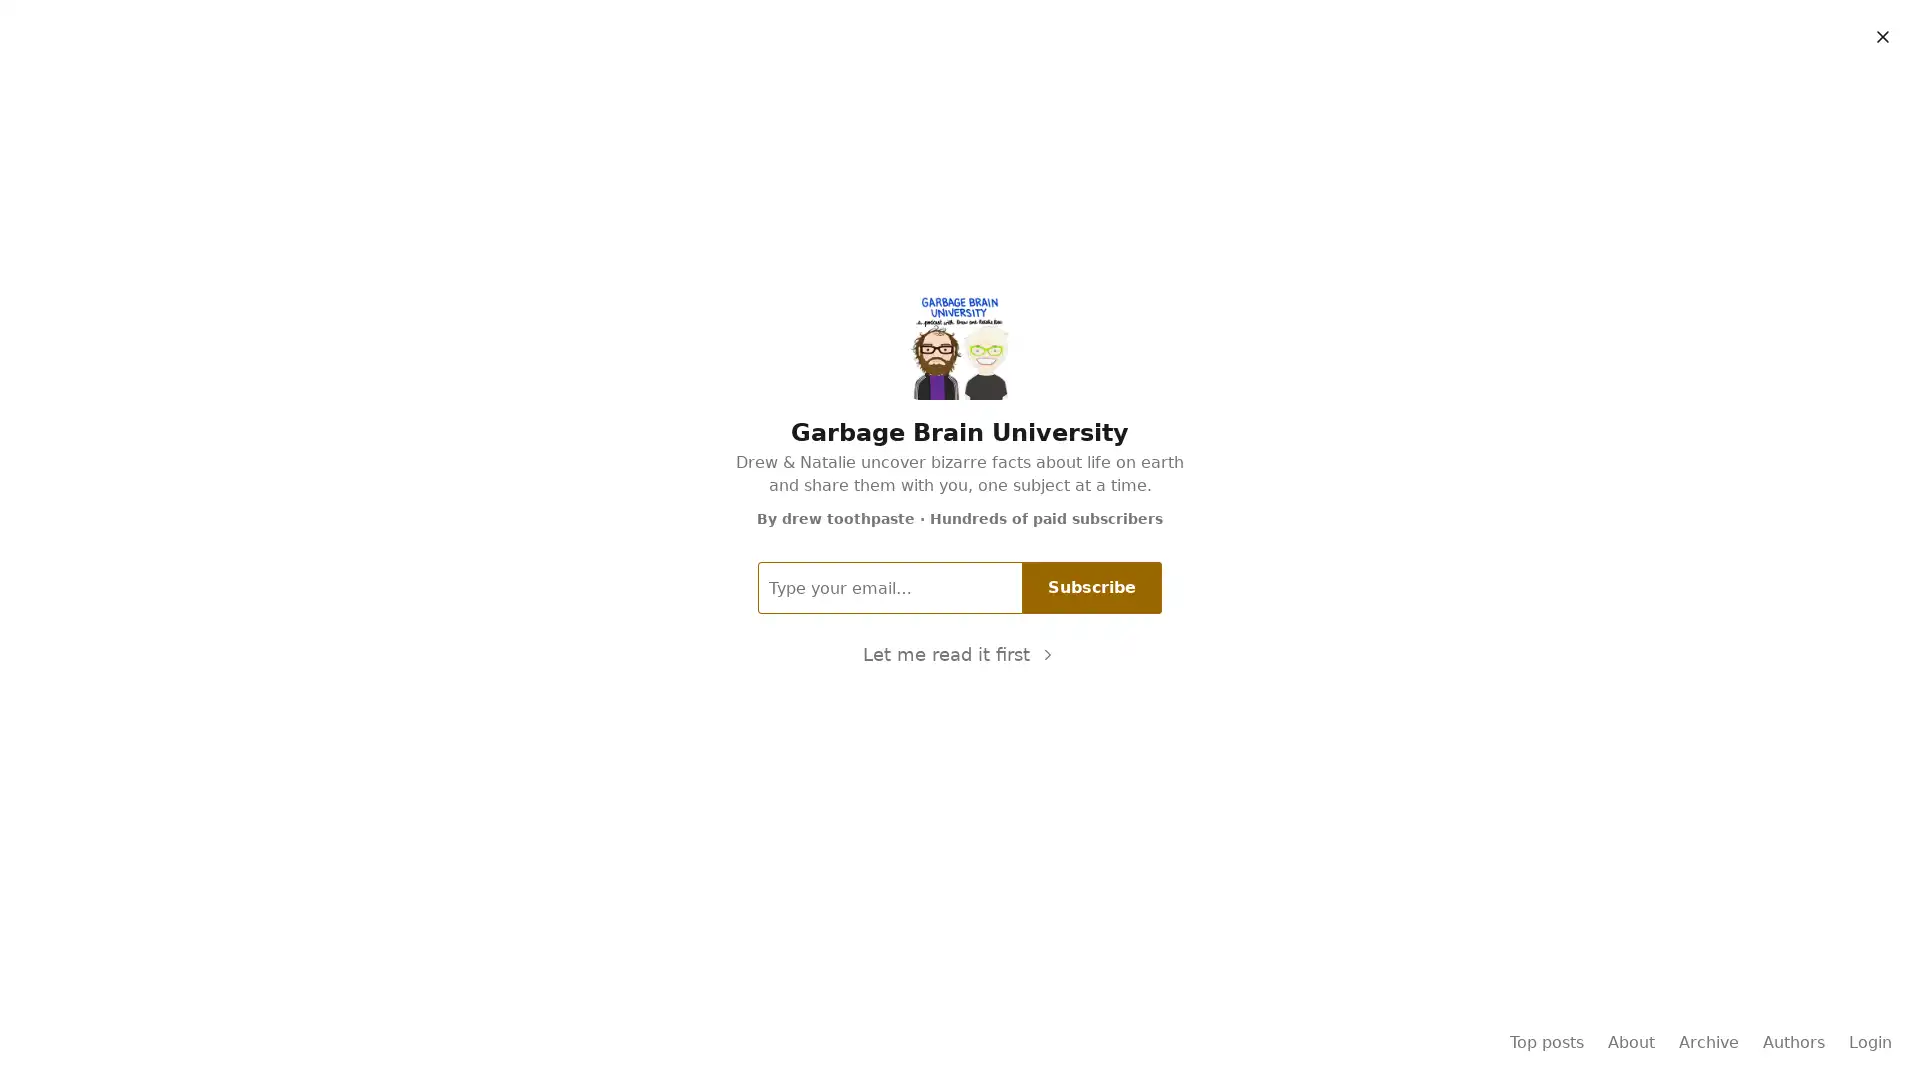 Image resolution: width=1920 pixels, height=1080 pixels. I want to click on 11, so click(1233, 307).